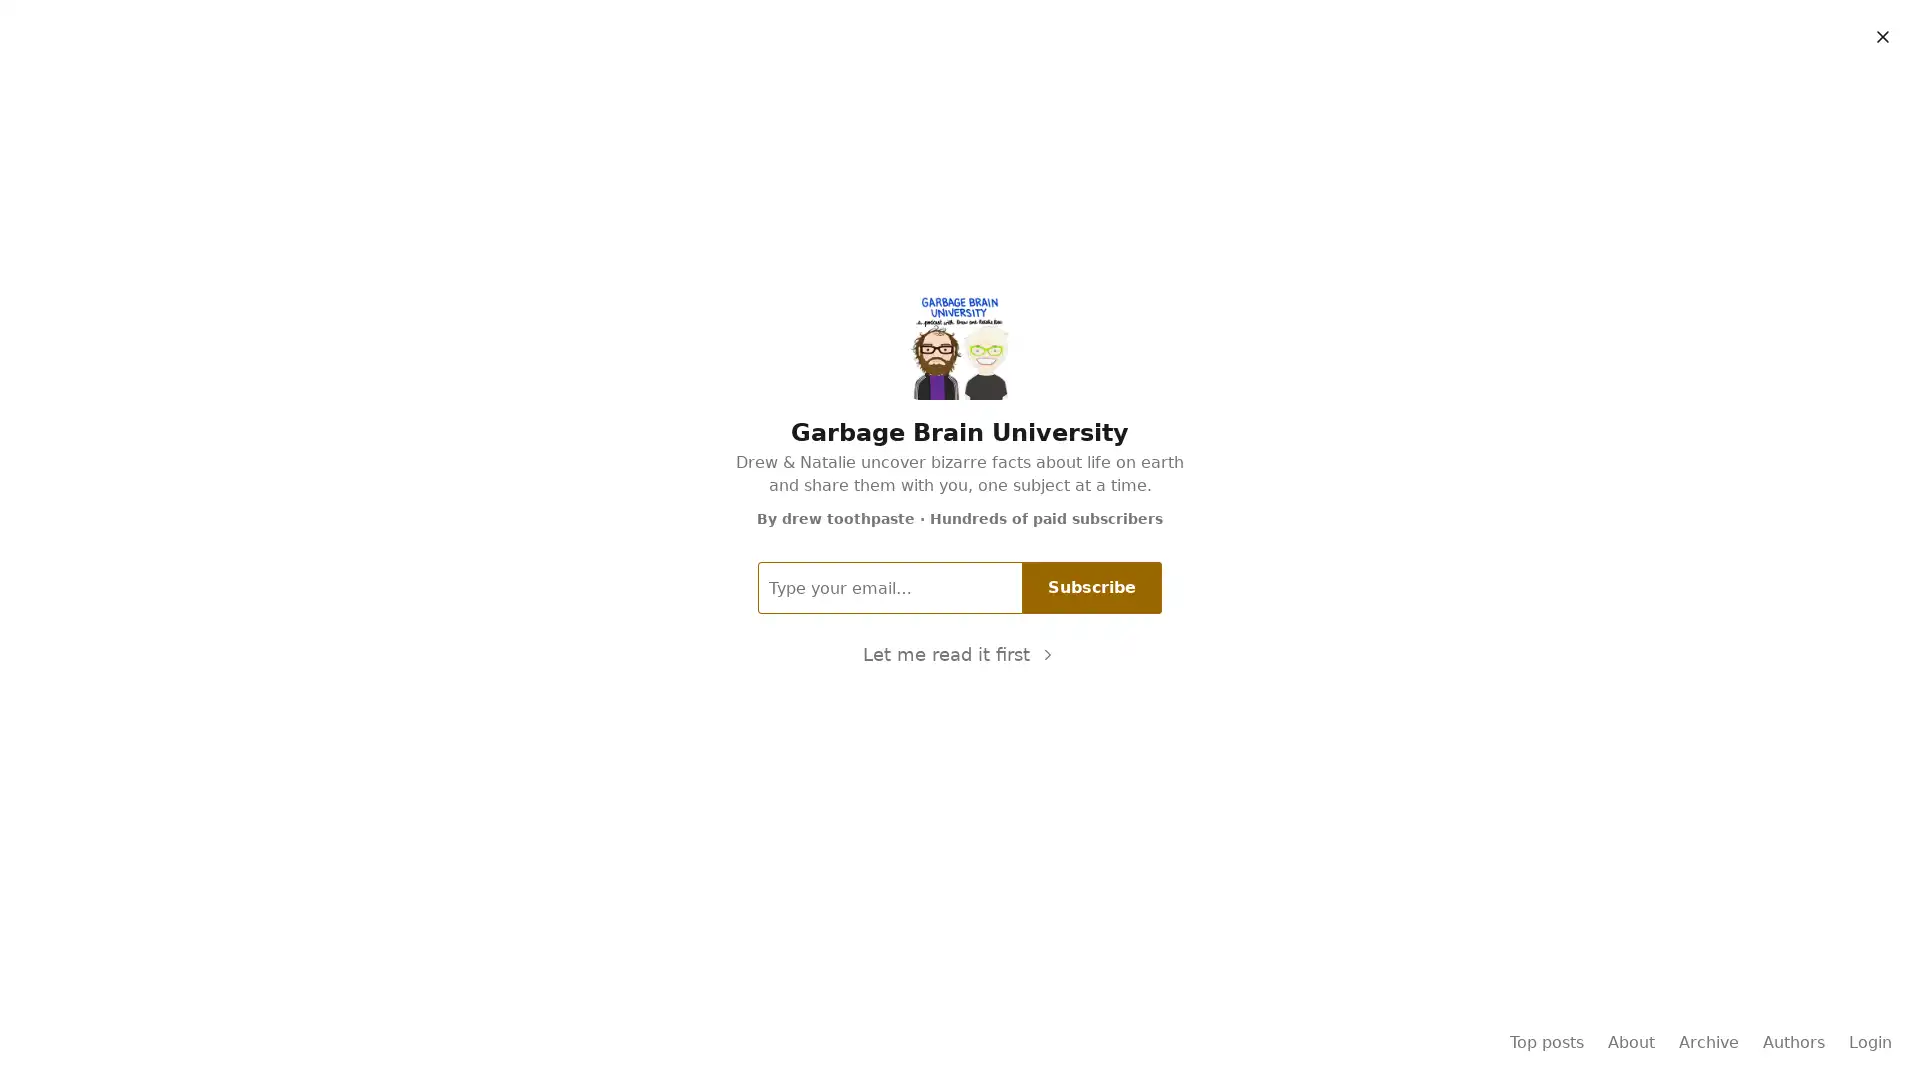 Image resolution: width=1920 pixels, height=1080 pixels. I want to click on 11, so click(1233, 307).